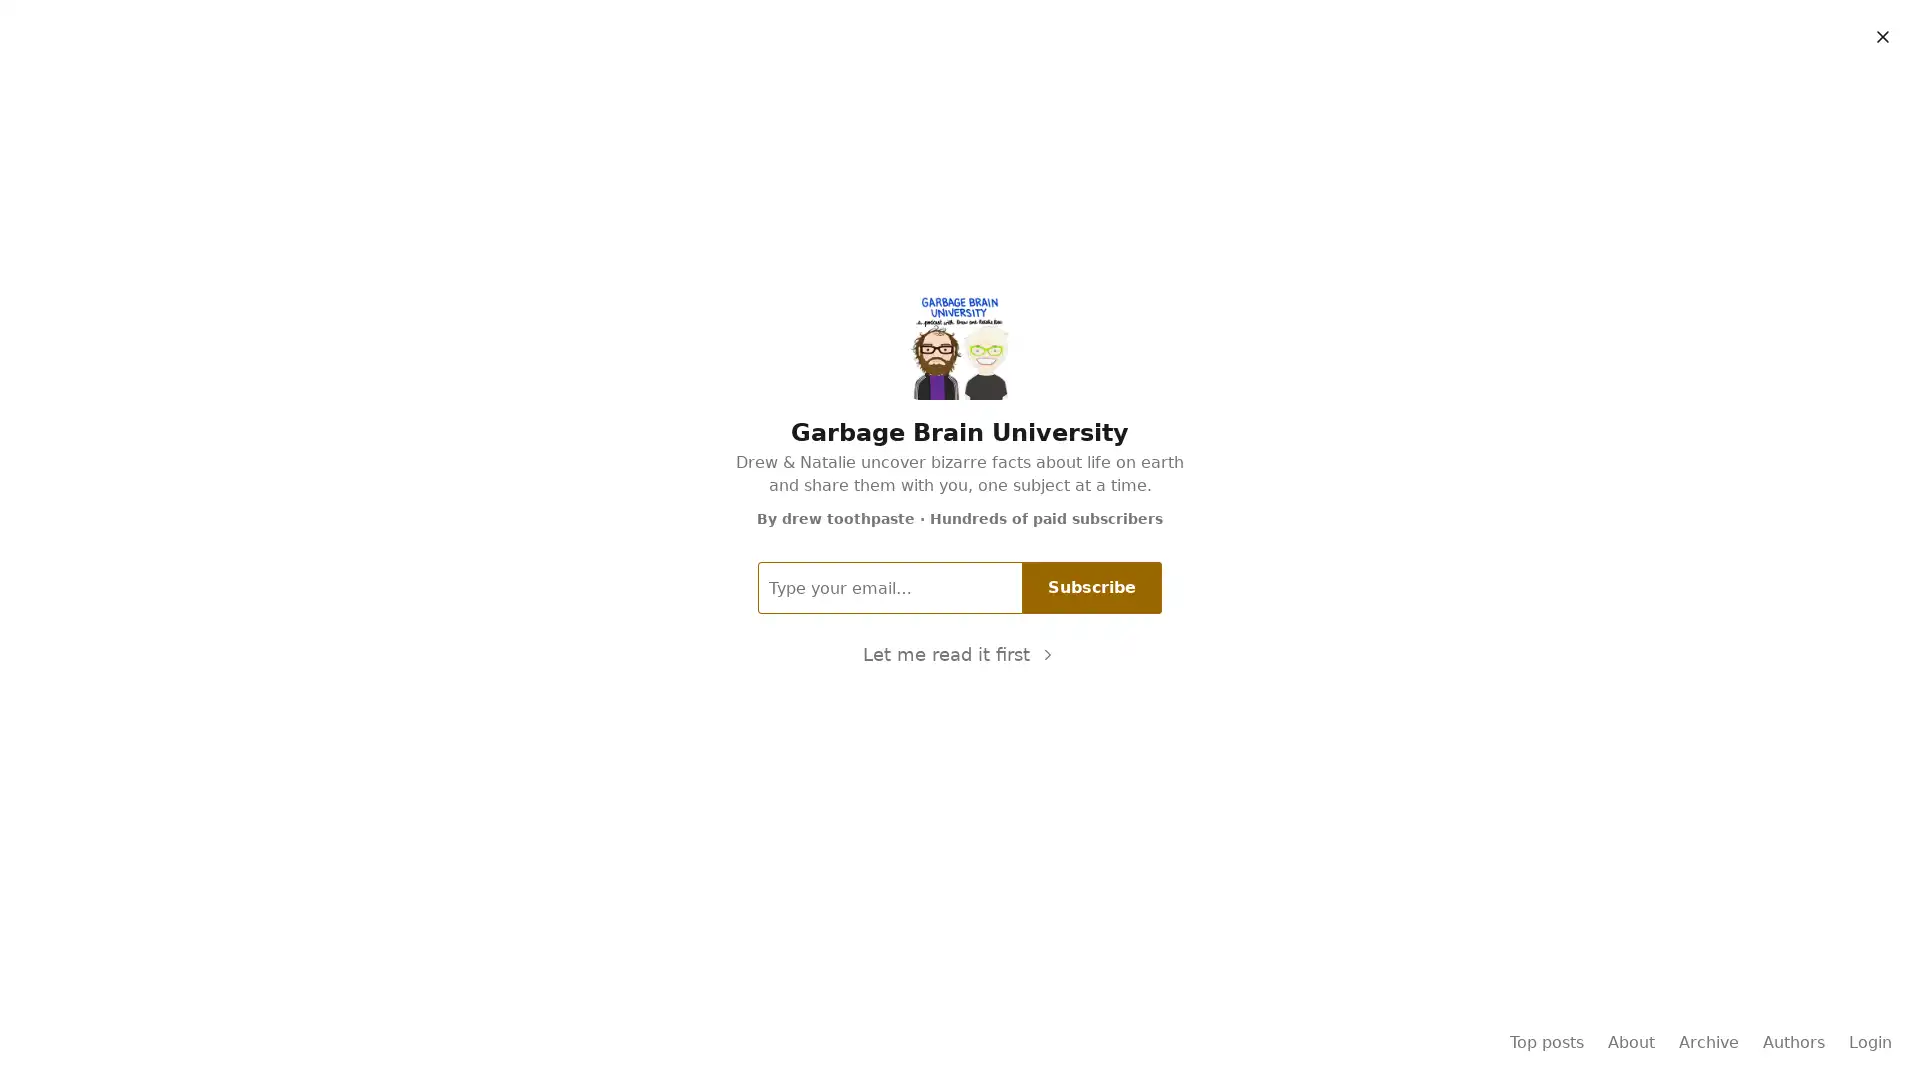 Image resolution: width=1920 pixels, height=1080 pixels. I want to click on 11, so click(1233, 307).